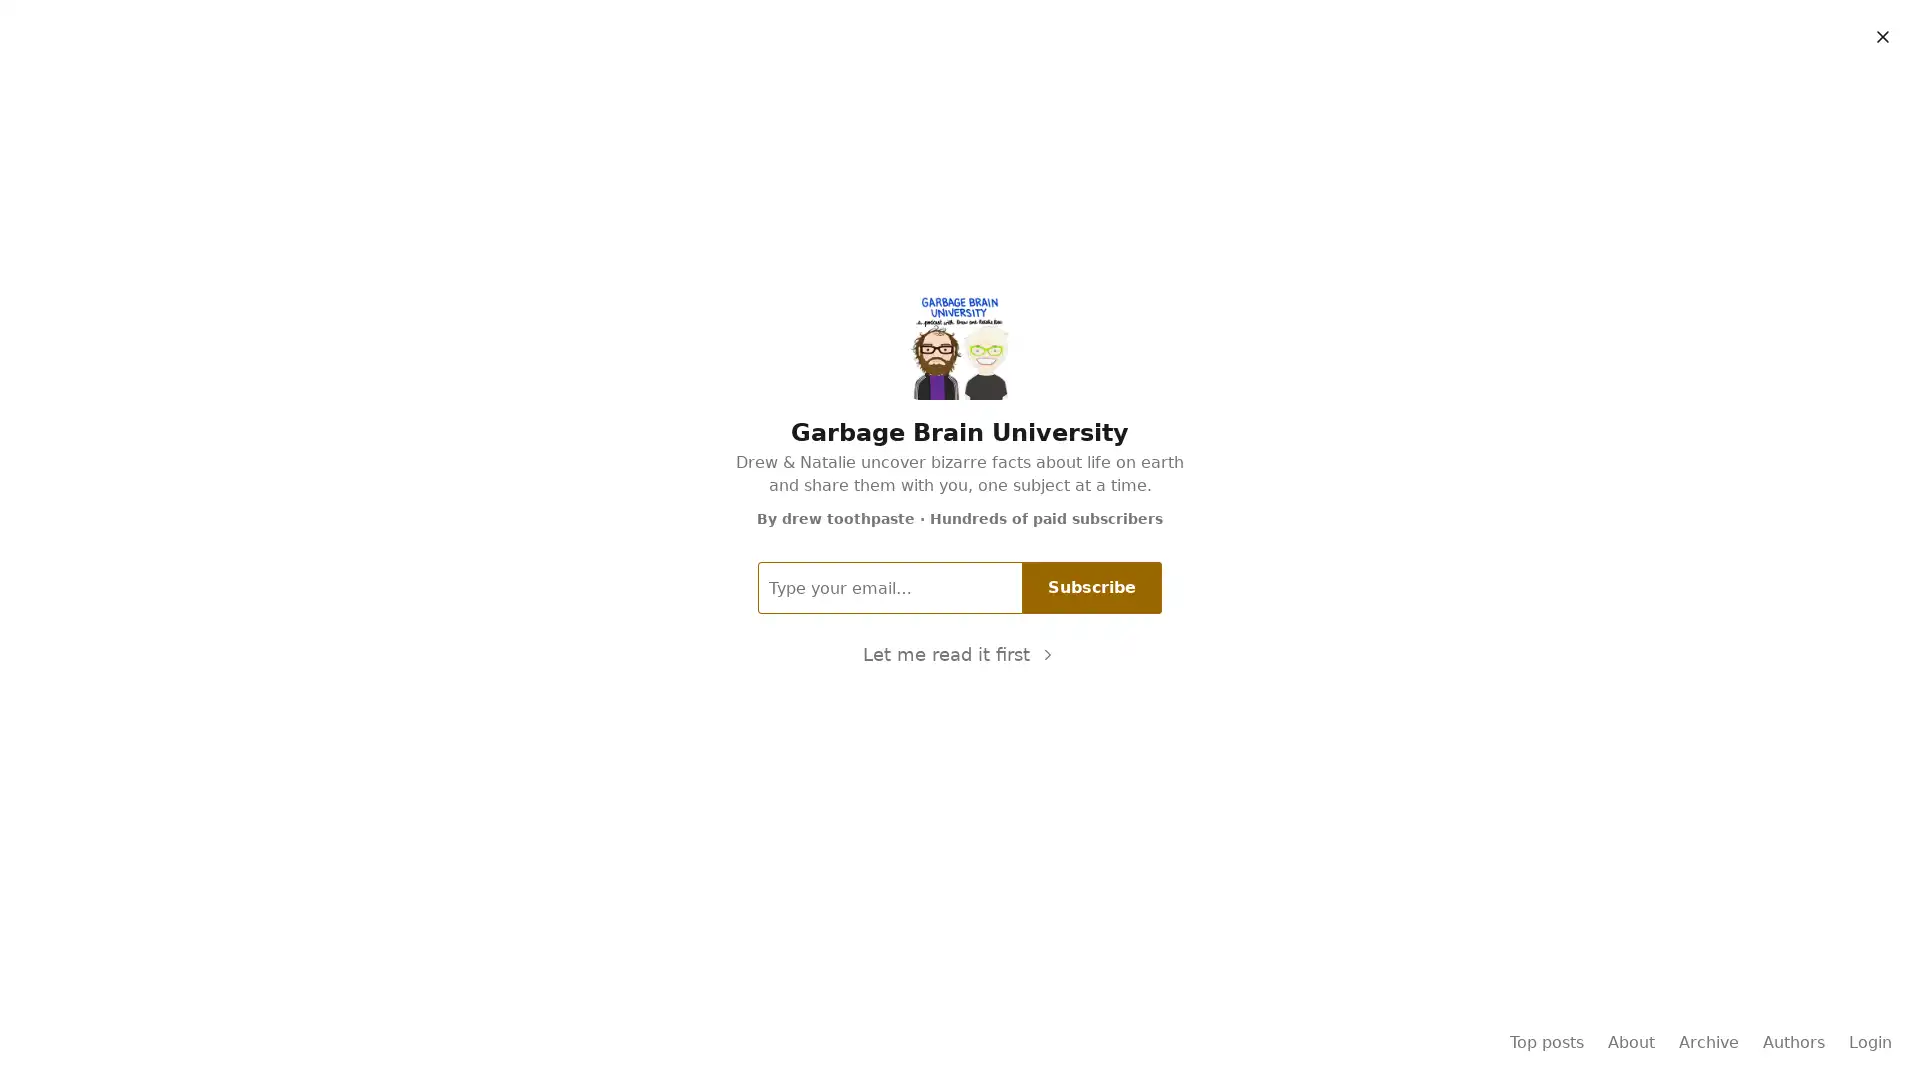 Image resolution: width=1920 pixels, height=1080 pixels. I want to click on 11, so click(1233, 307).